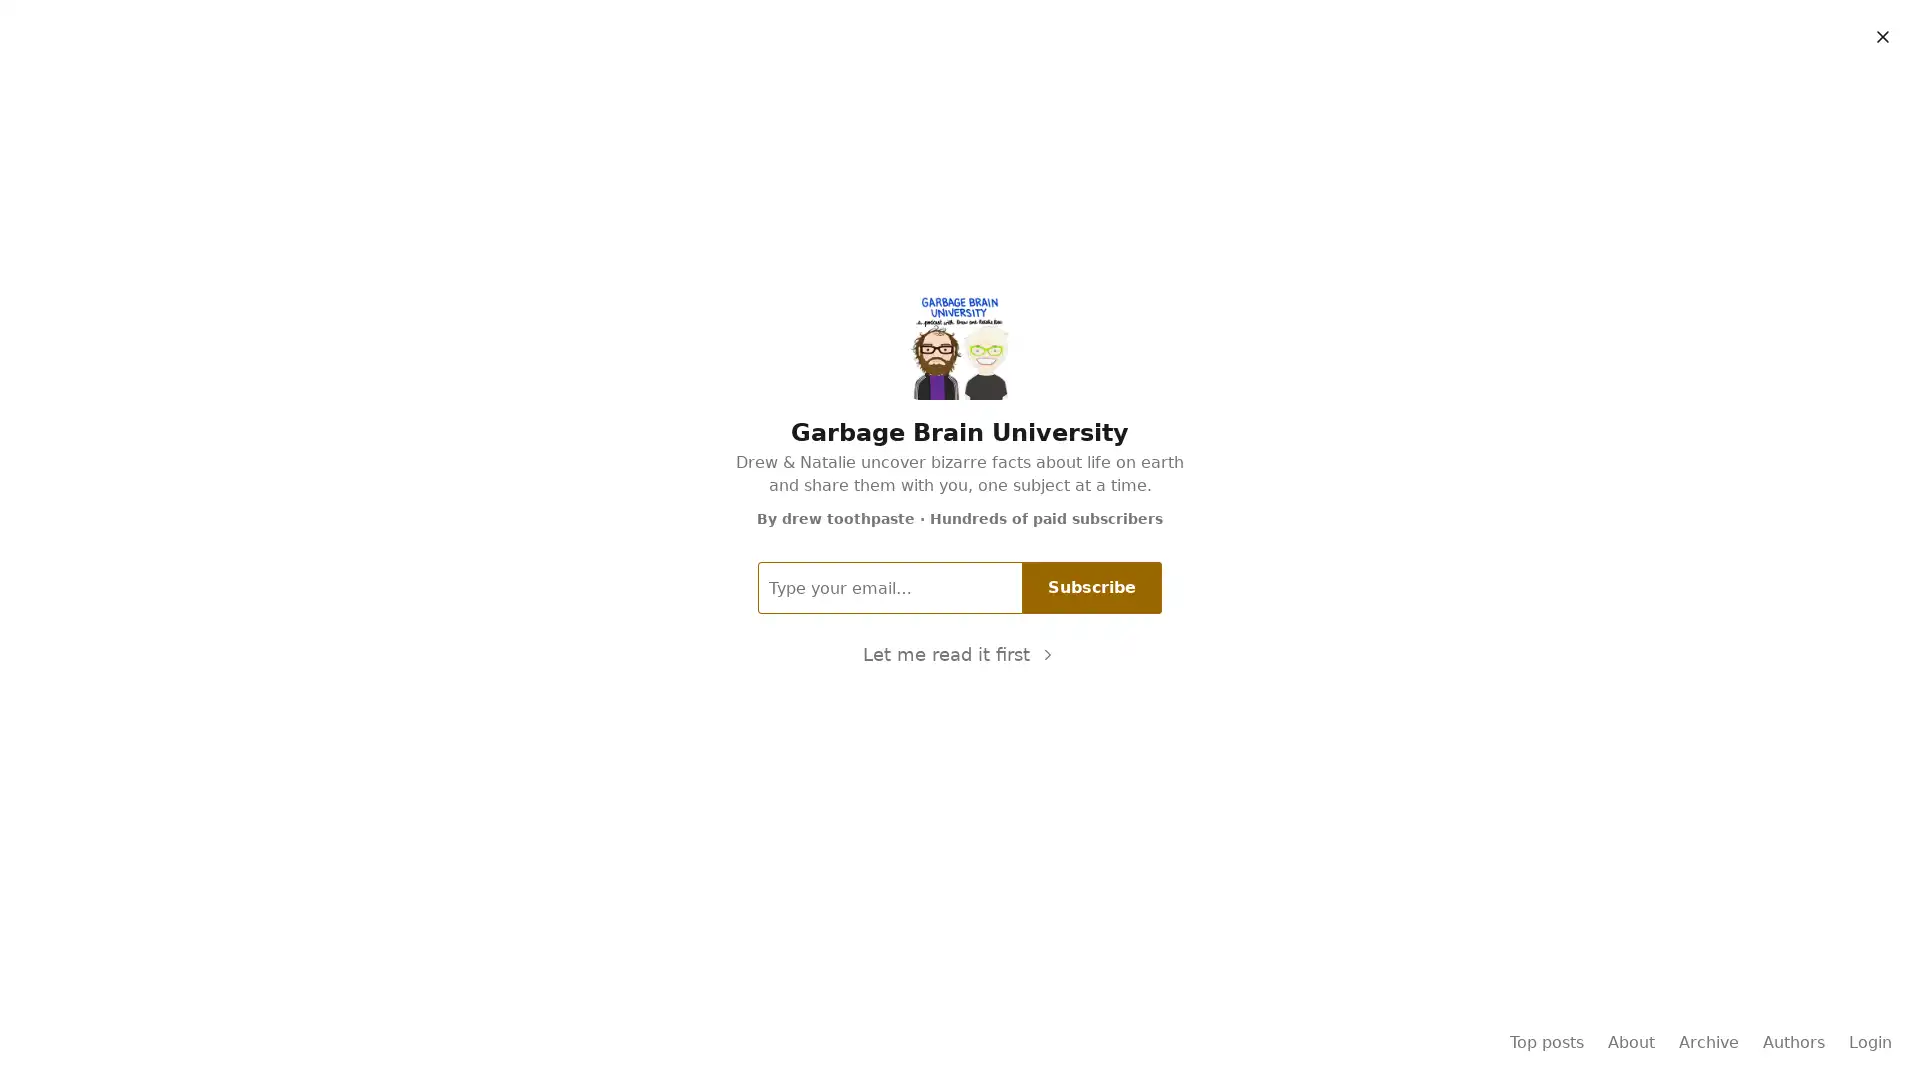 Image resolution: width=1920 pixels, height=1080 pixels. I want to click on 11, so click(1233, 307).